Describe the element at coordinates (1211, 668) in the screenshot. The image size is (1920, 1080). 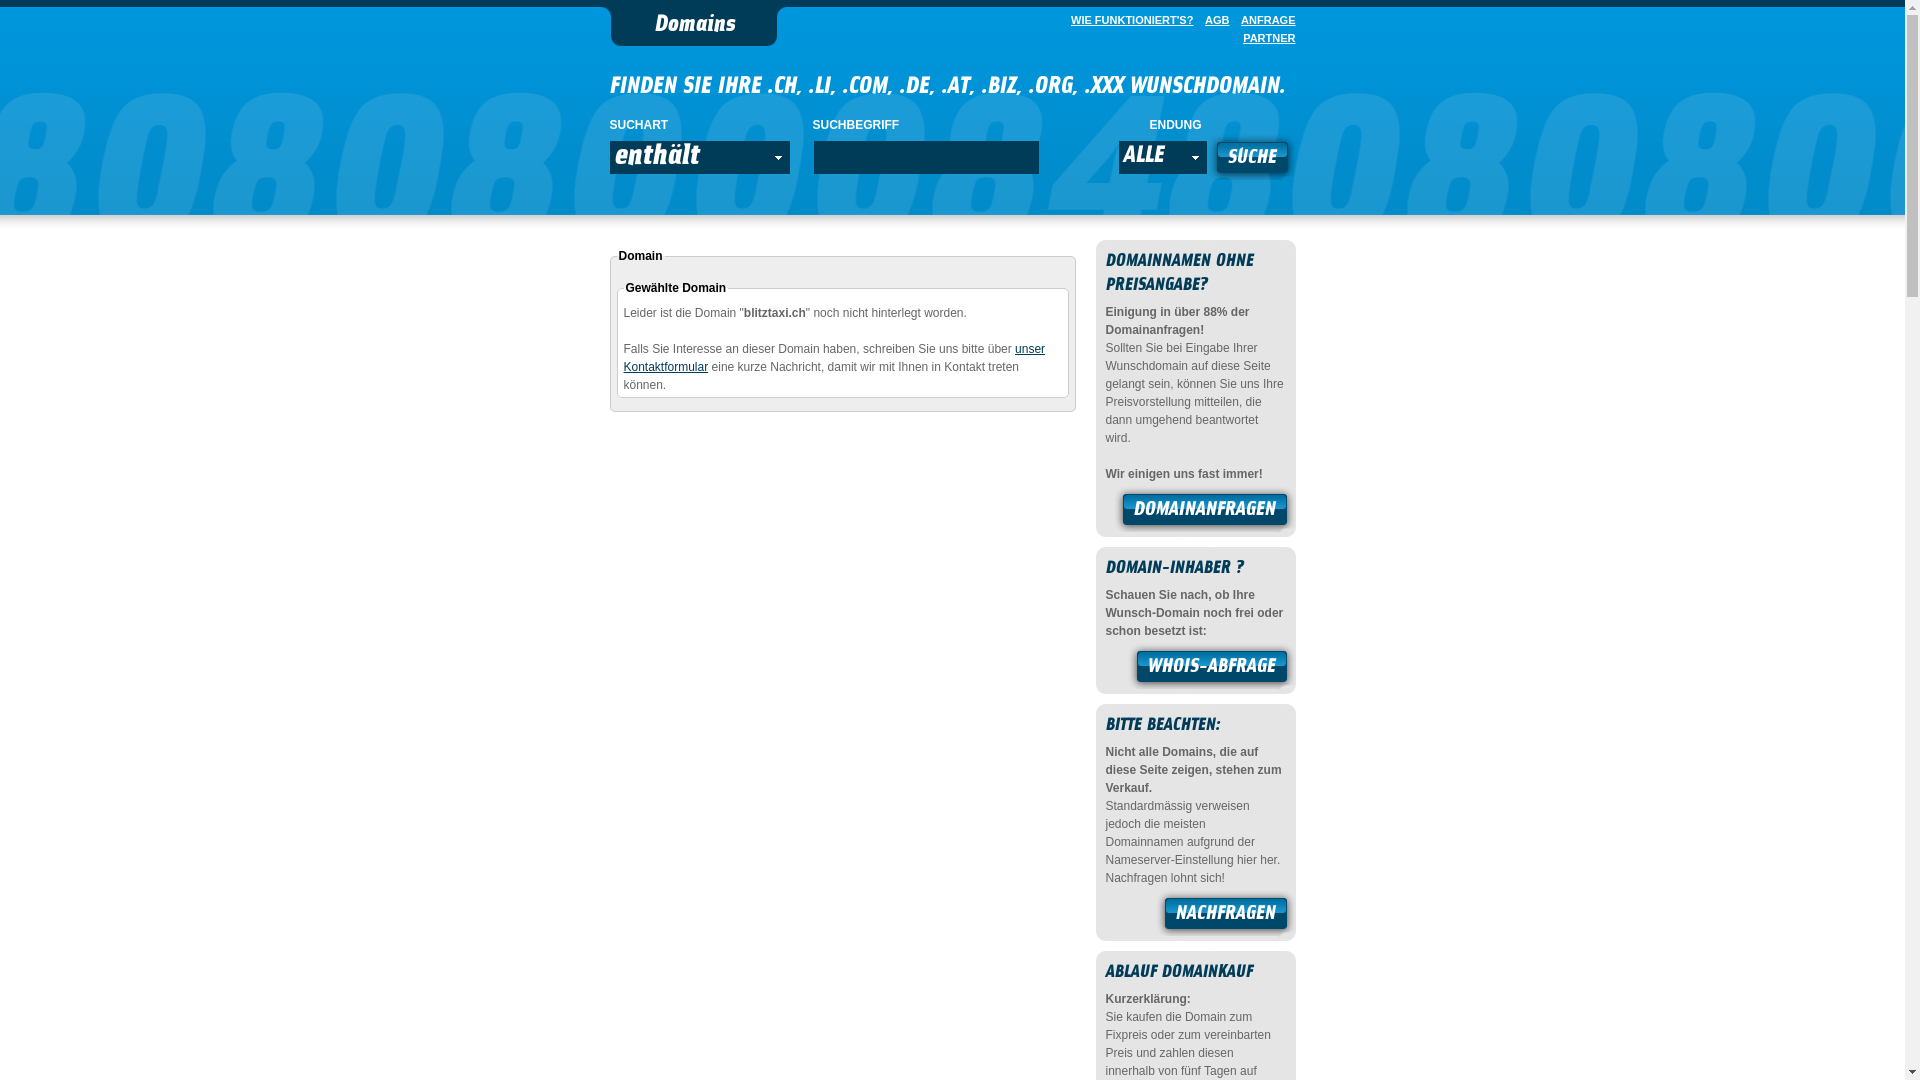
I see `'WHOIS-ABFRAGE'` at that location.